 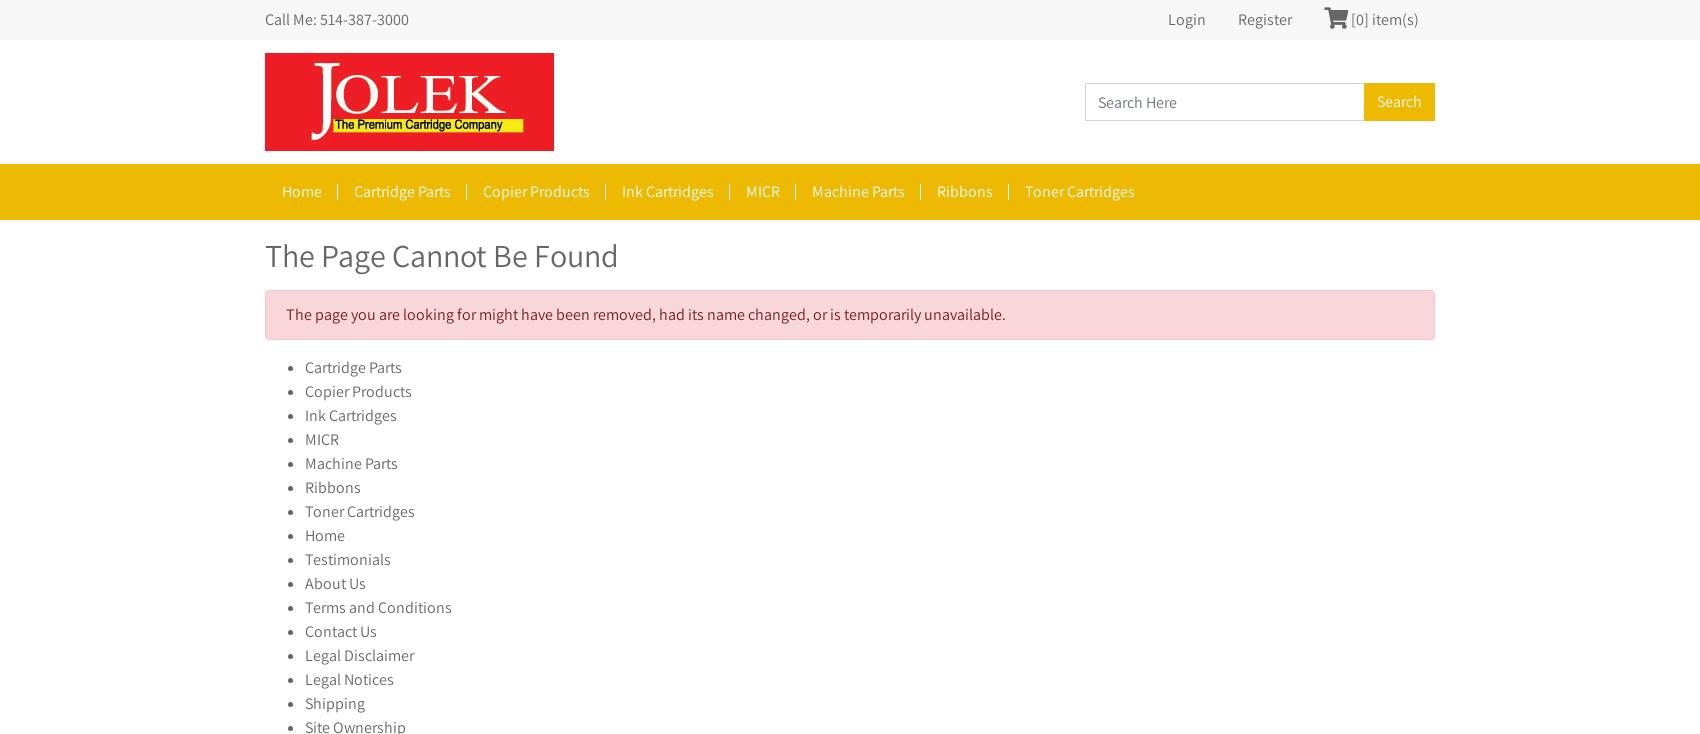 What do you see at coordinates (348, 679) in the screenshot?
I see `'Legal Notices'` at bounding box center [348, 679].